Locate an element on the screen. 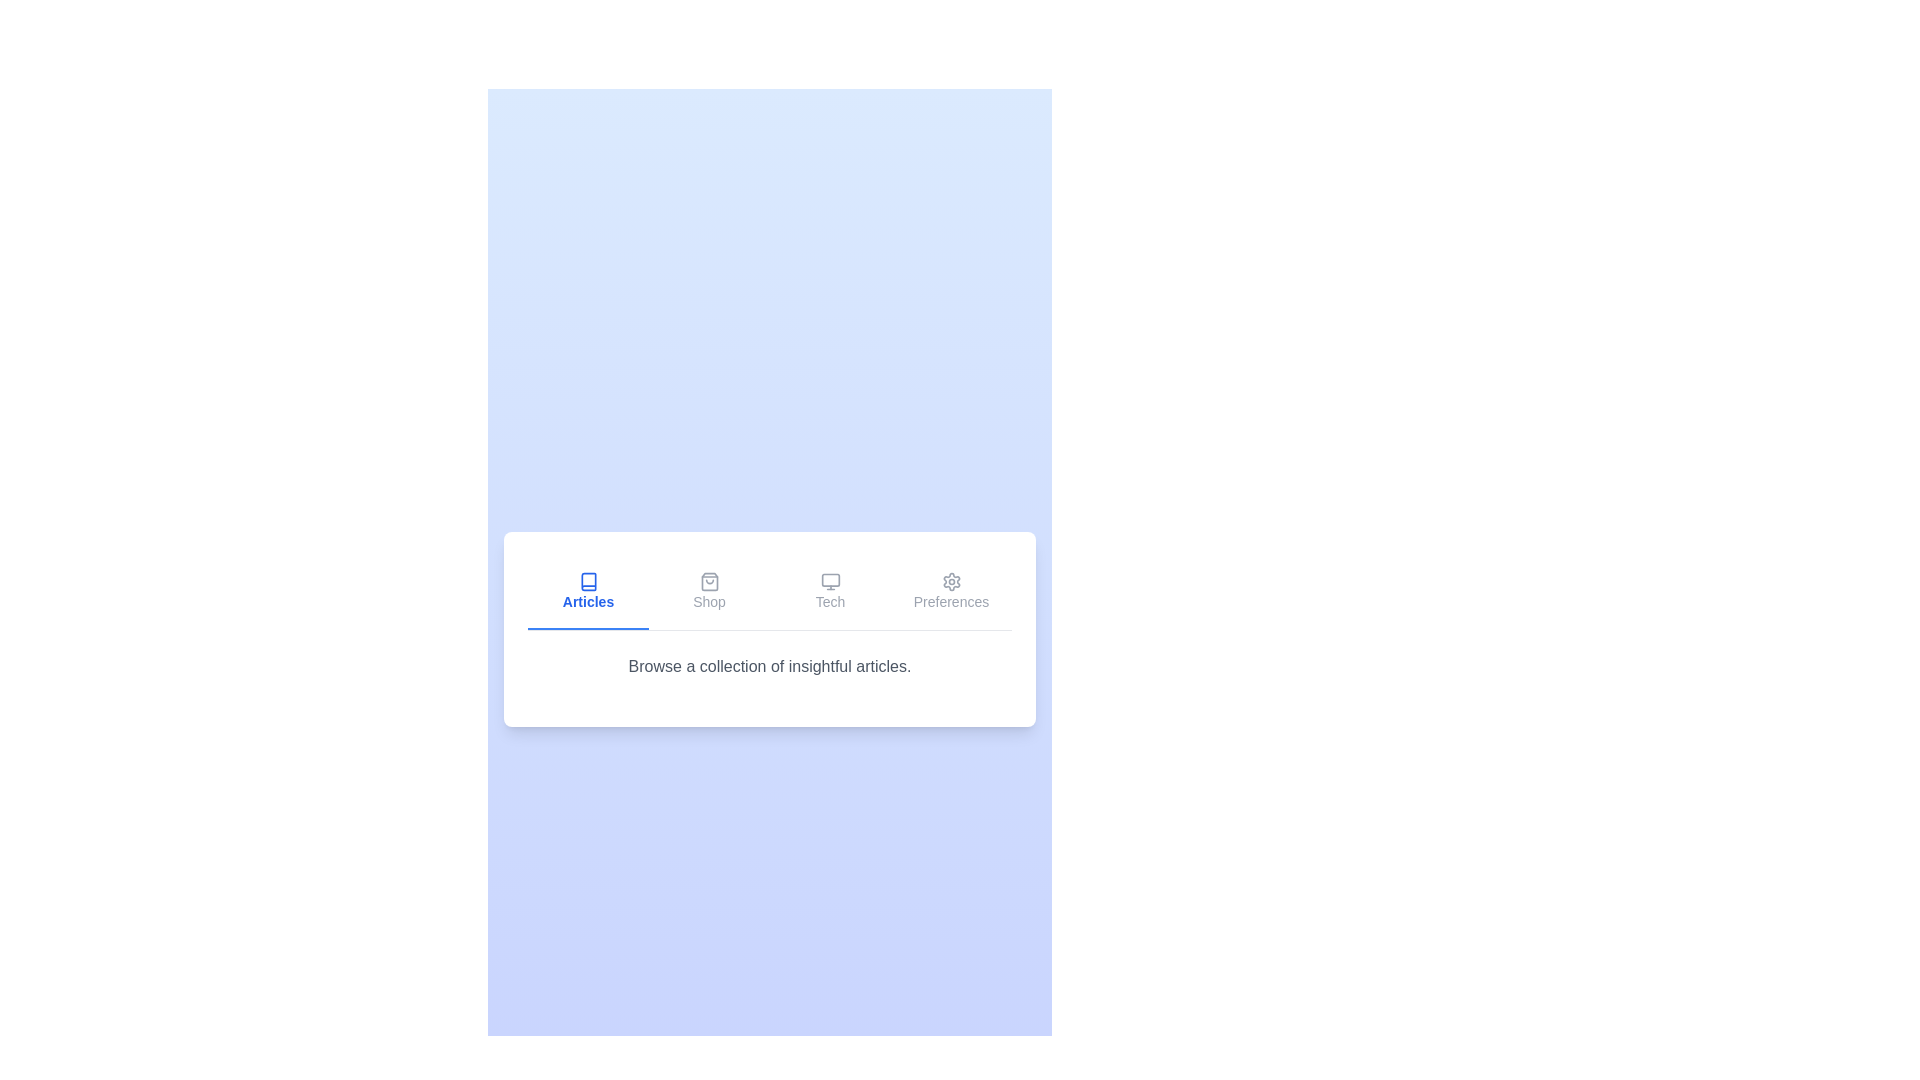  the tab labeled Preferences to preview its style change is located at coordinates (950, 591).